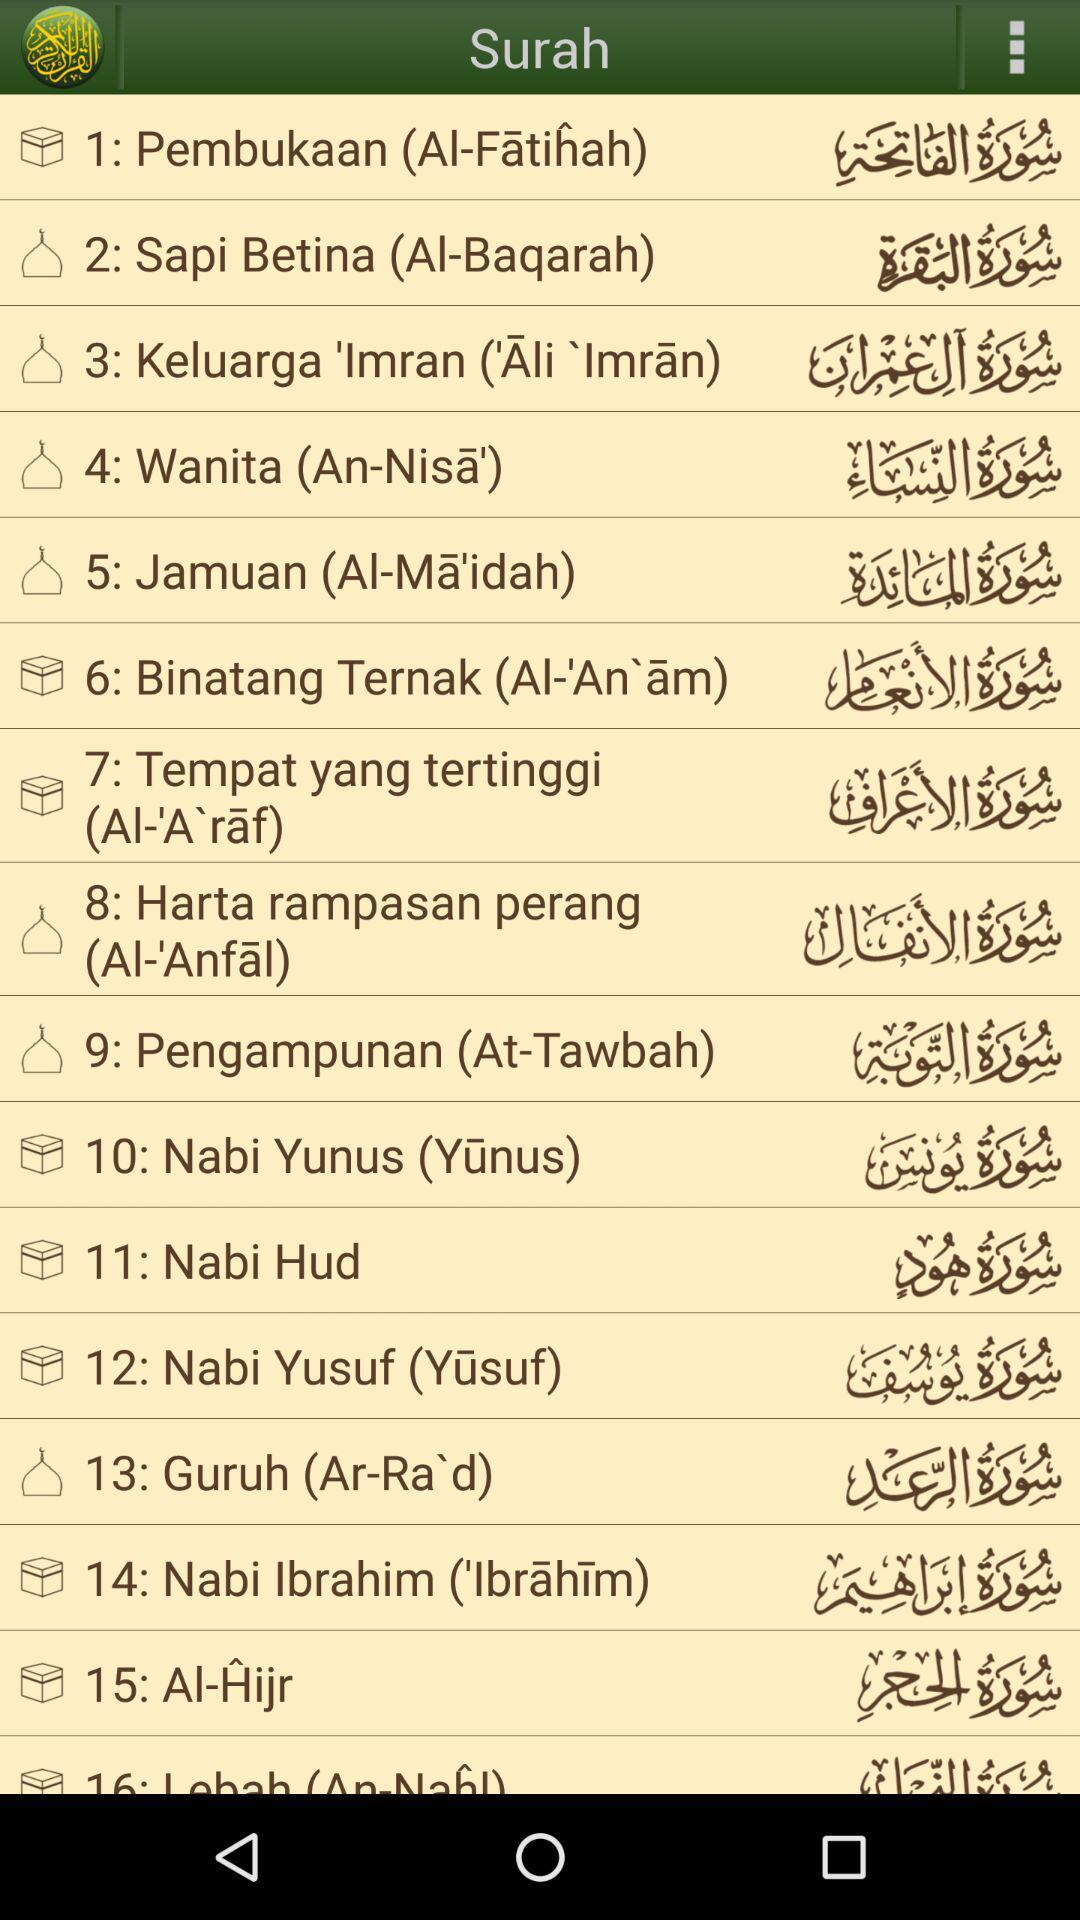  I want to click on 7 tempat yang item, so click(424, 794).